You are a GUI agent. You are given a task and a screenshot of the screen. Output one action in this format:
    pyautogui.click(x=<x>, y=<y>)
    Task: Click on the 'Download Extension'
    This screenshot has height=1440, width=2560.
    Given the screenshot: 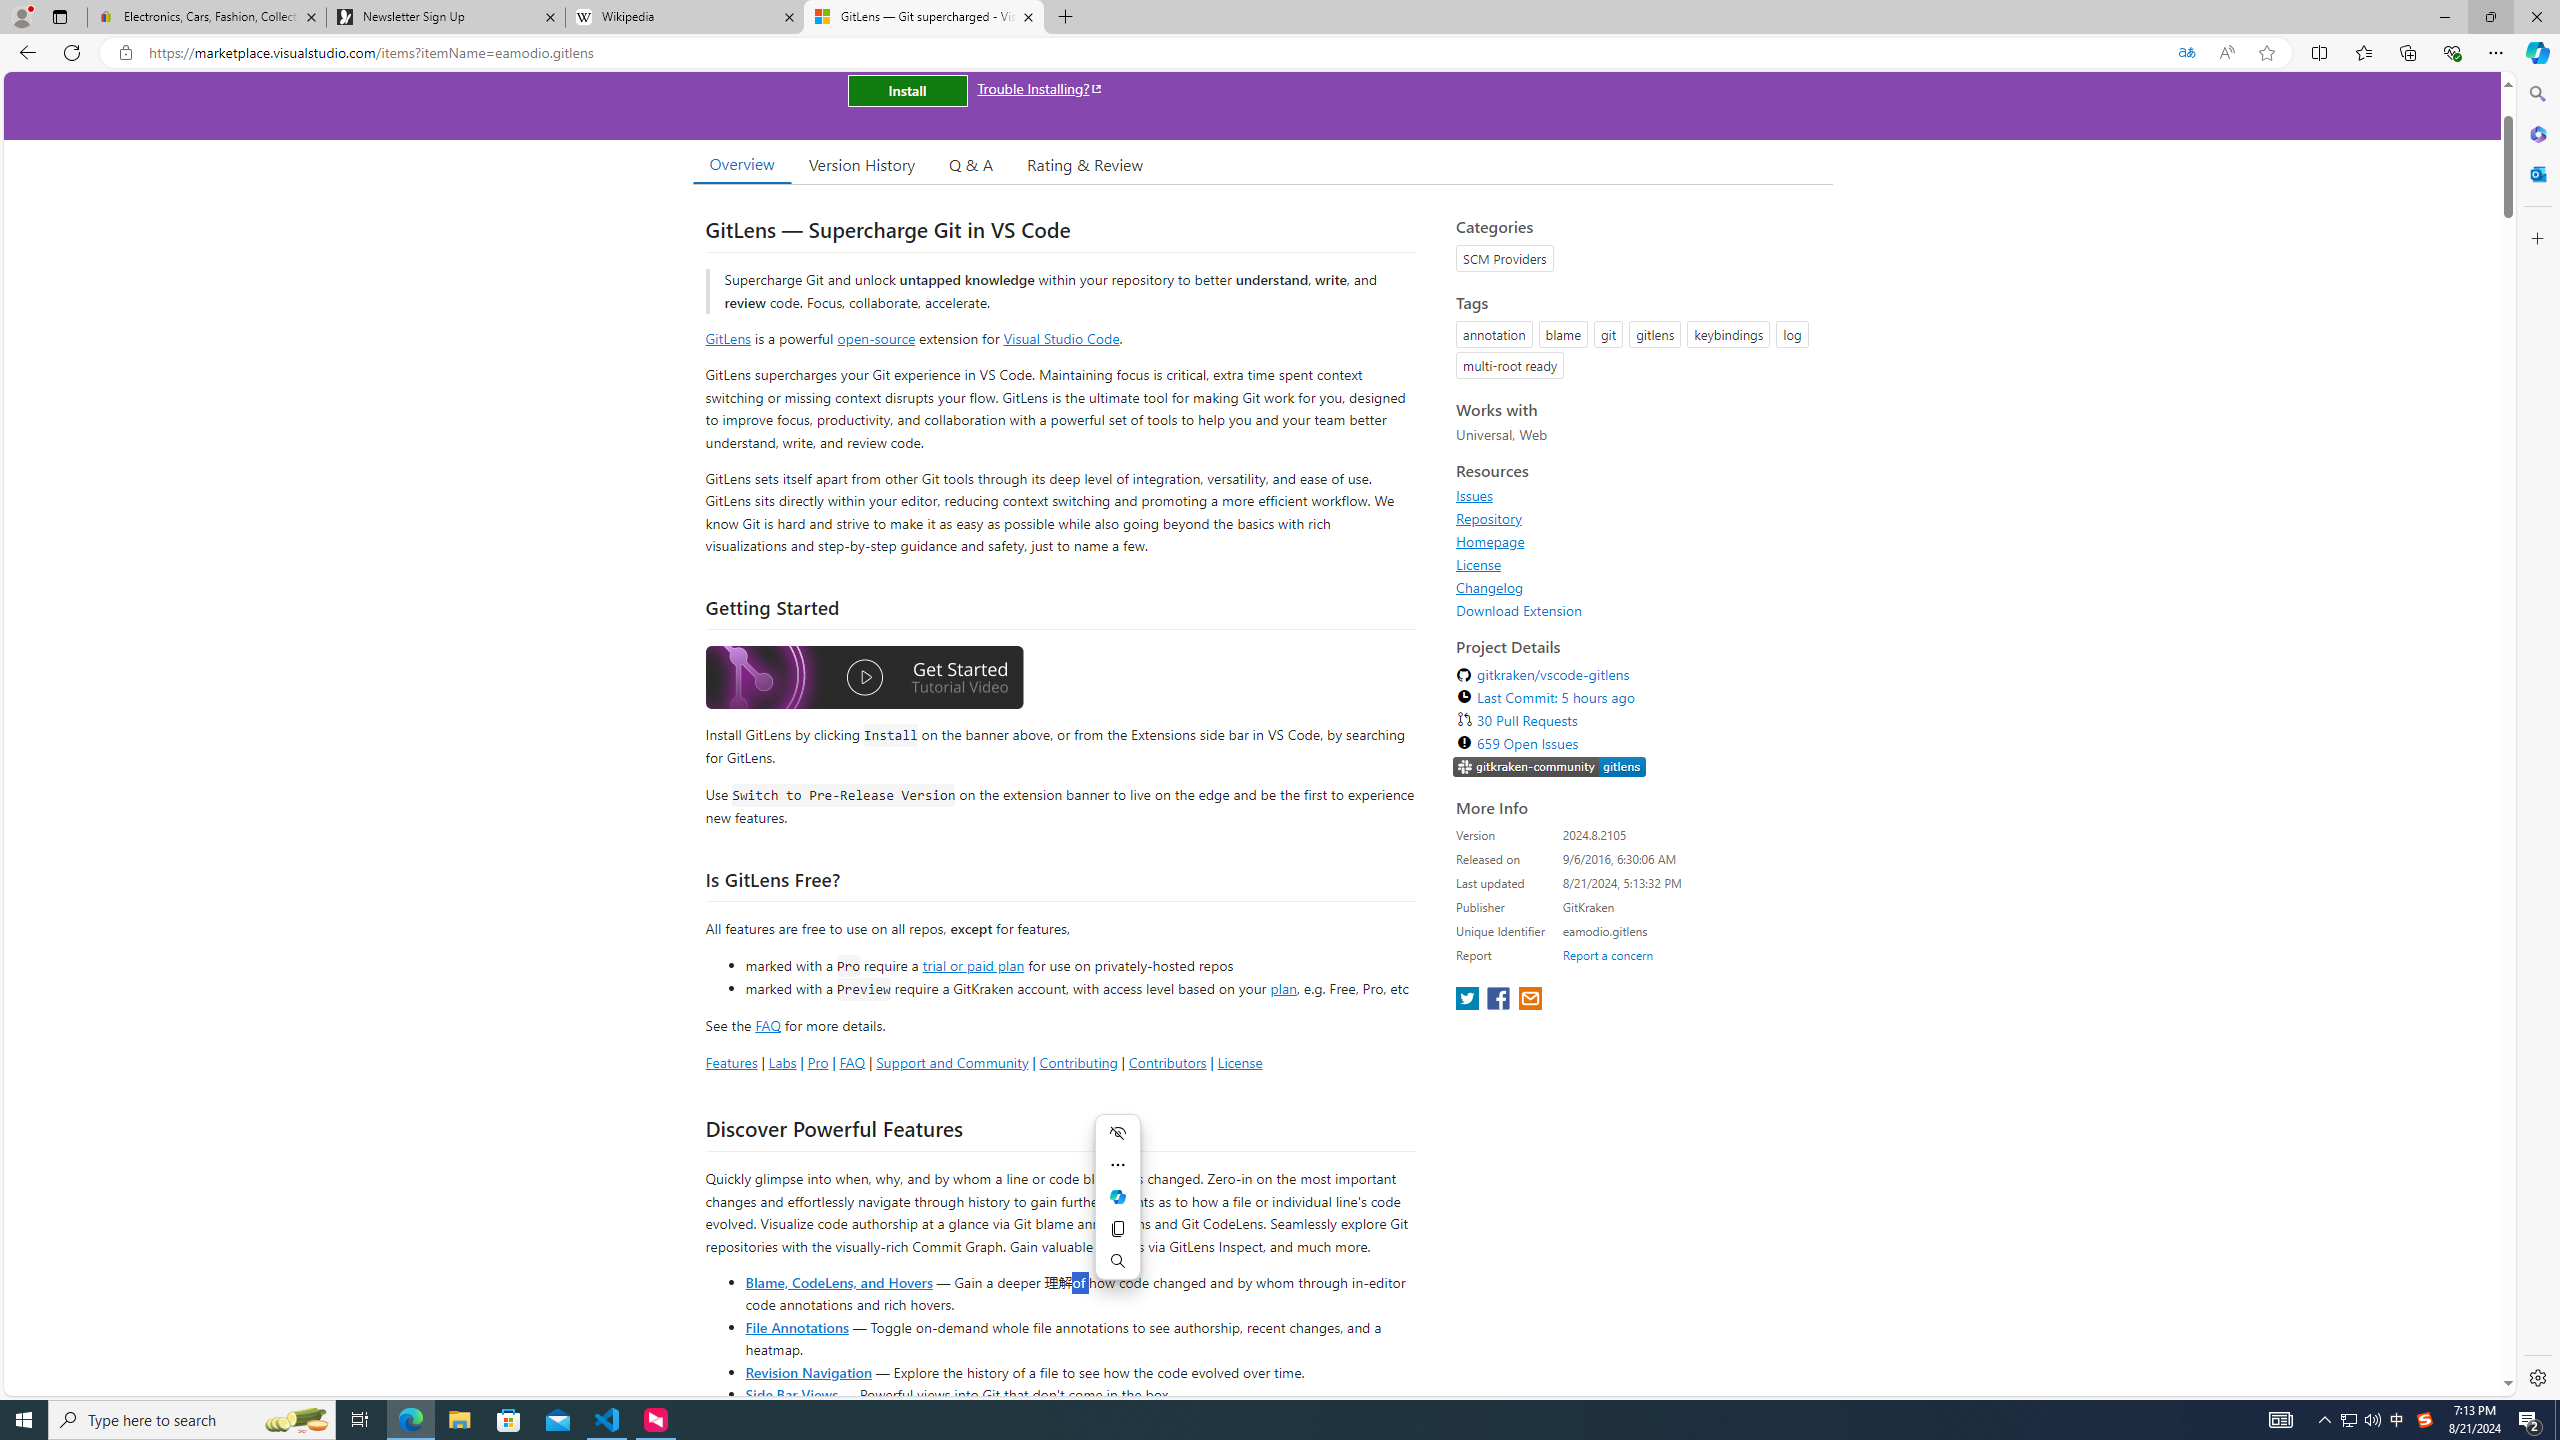 What is the action you would take?
    pyautogui.click(x=1638, y=609)
    